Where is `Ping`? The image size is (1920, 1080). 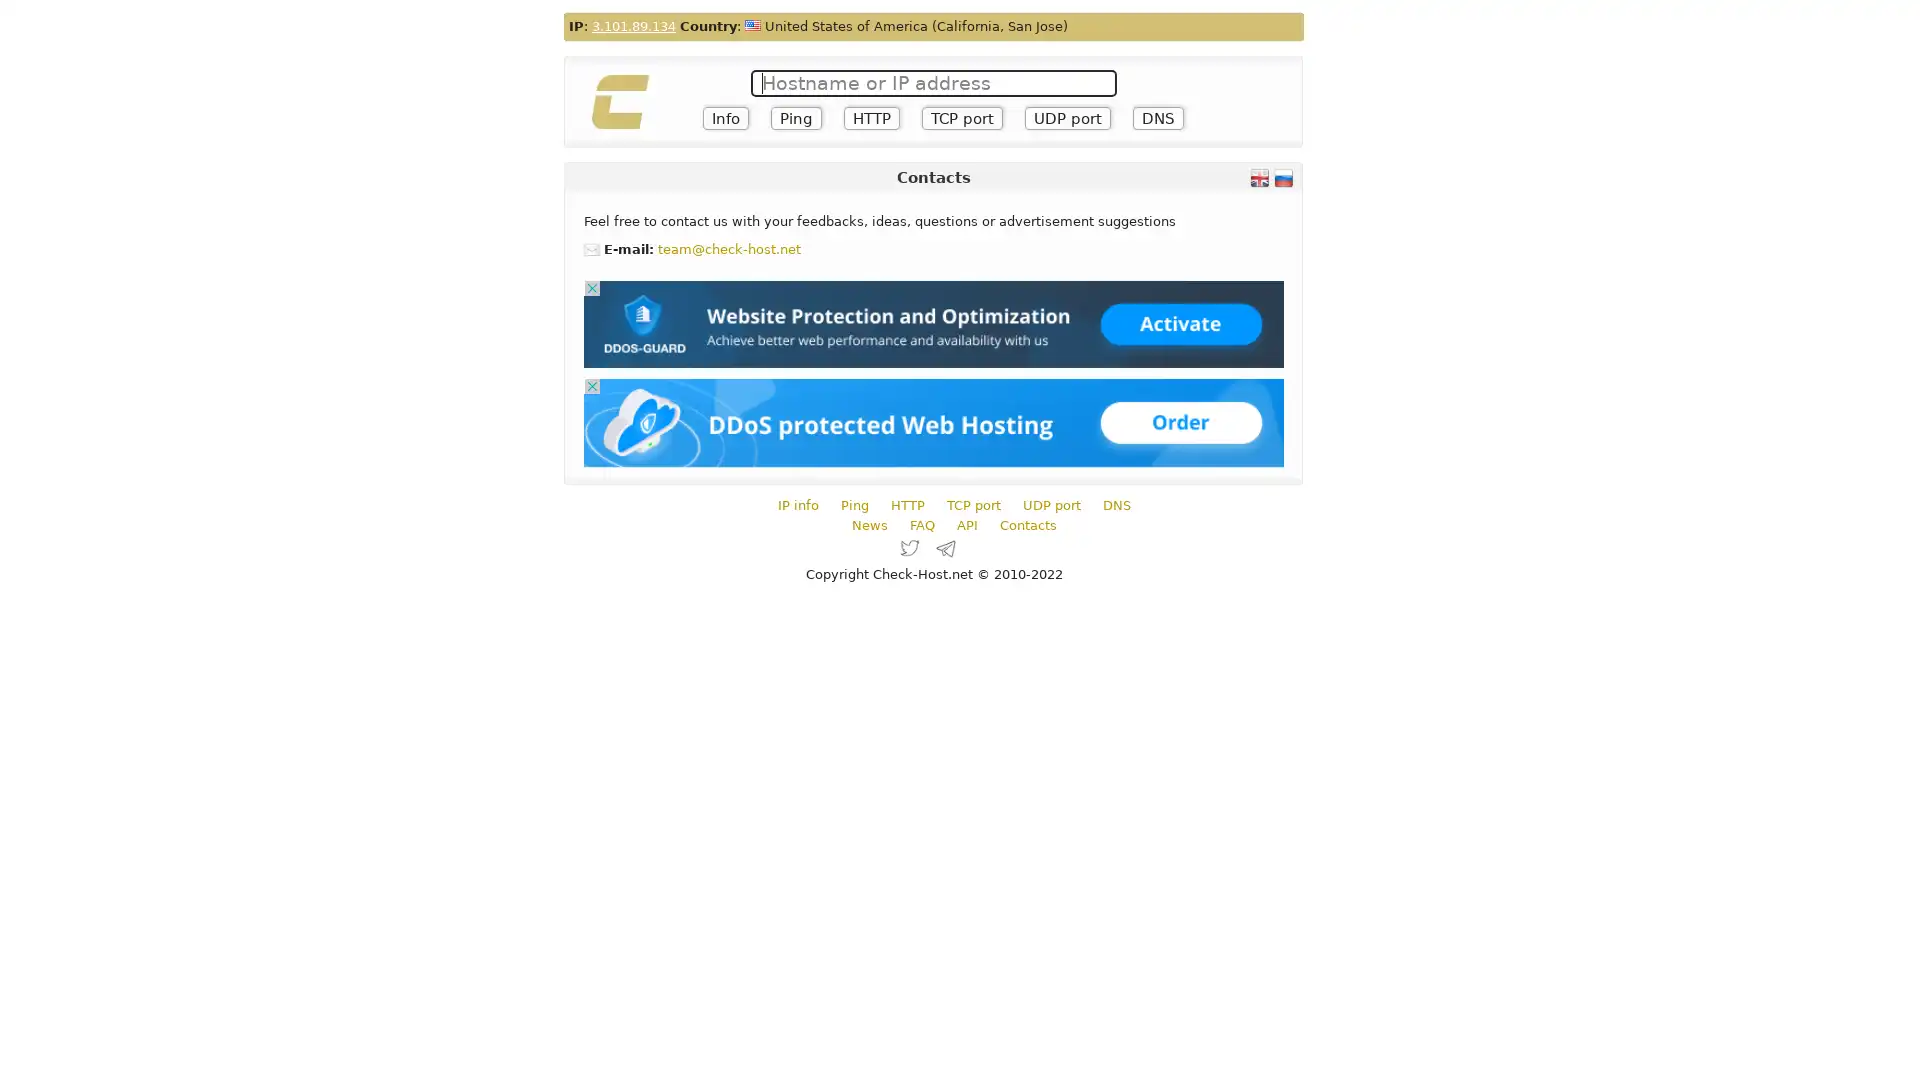 Ping is located at coordinates (794, 118).